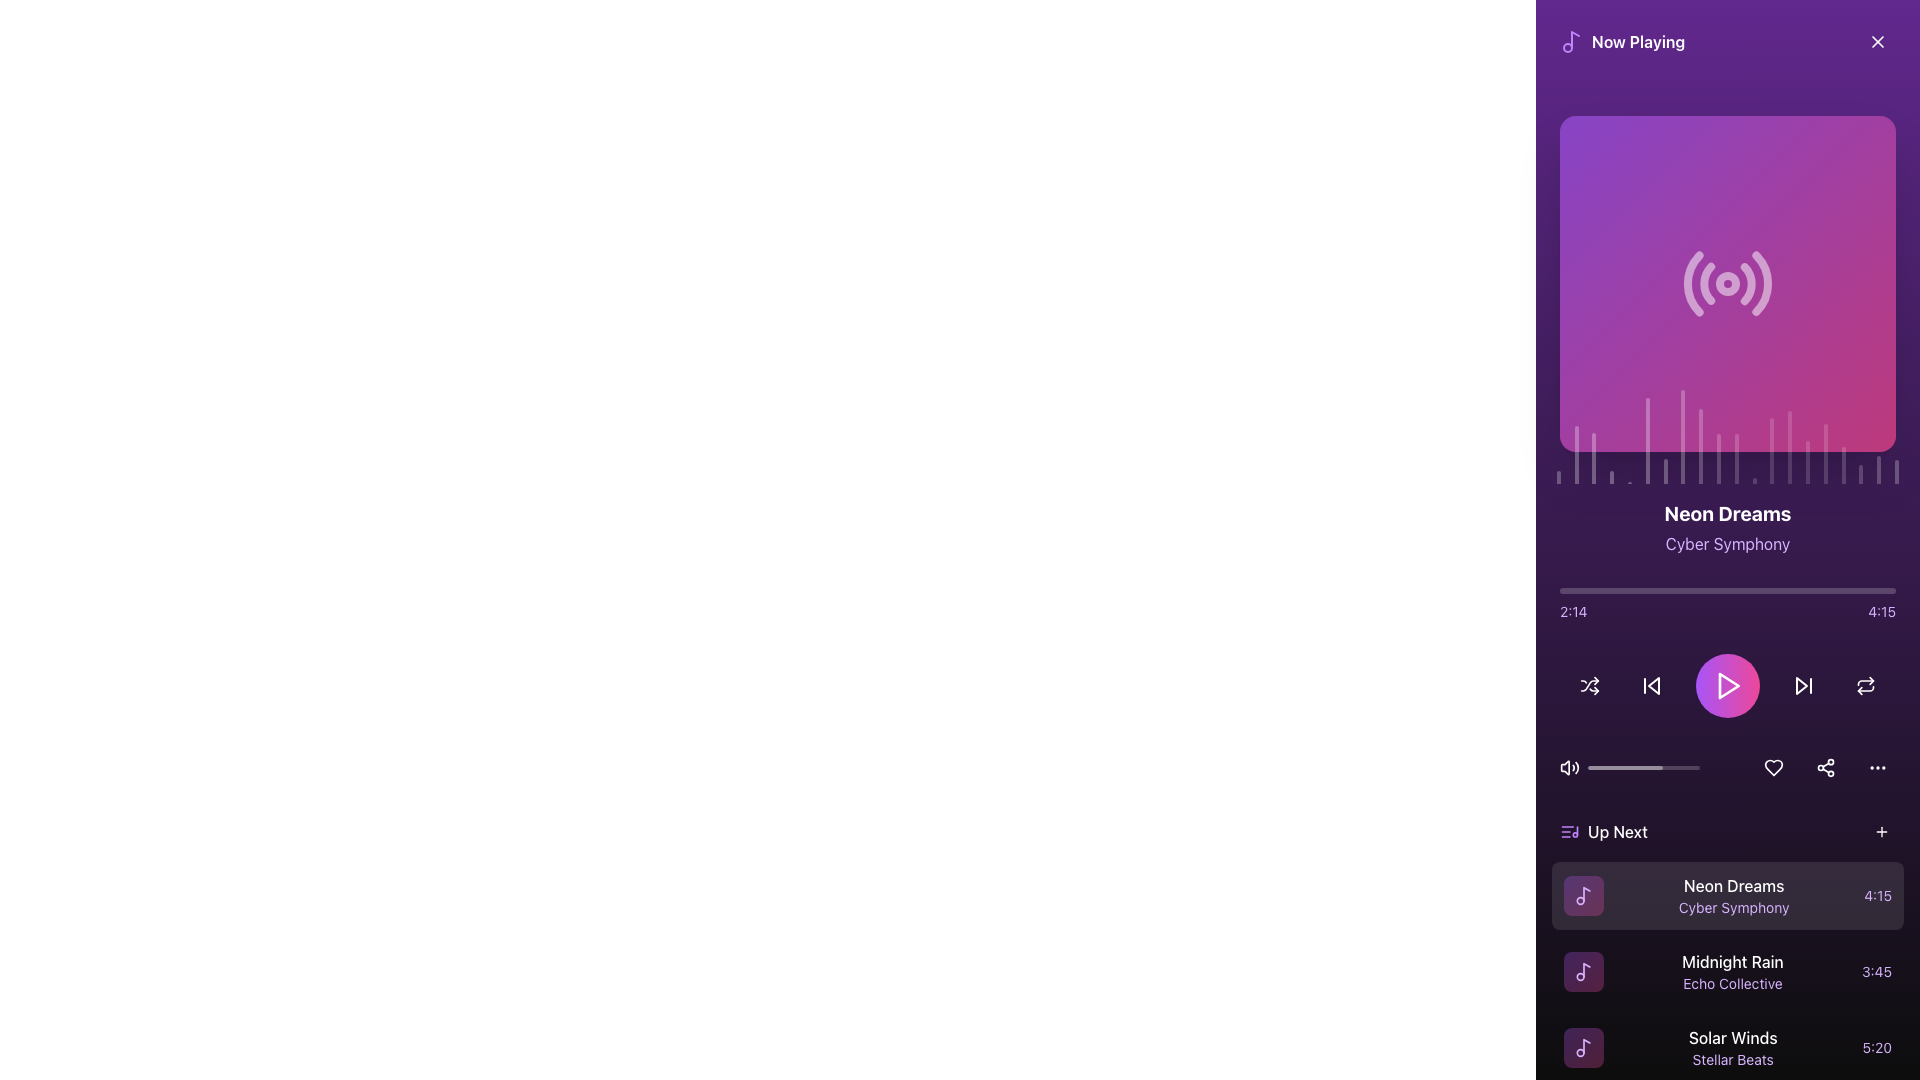 This screenshot has width=1920, height=1080. Describe the element at coordinates (1643, 766) in the screenshot. I see `the progress bar element, which is a horizontally oriented bar with a light background and rounded shape, to adjust the progress` at that location.